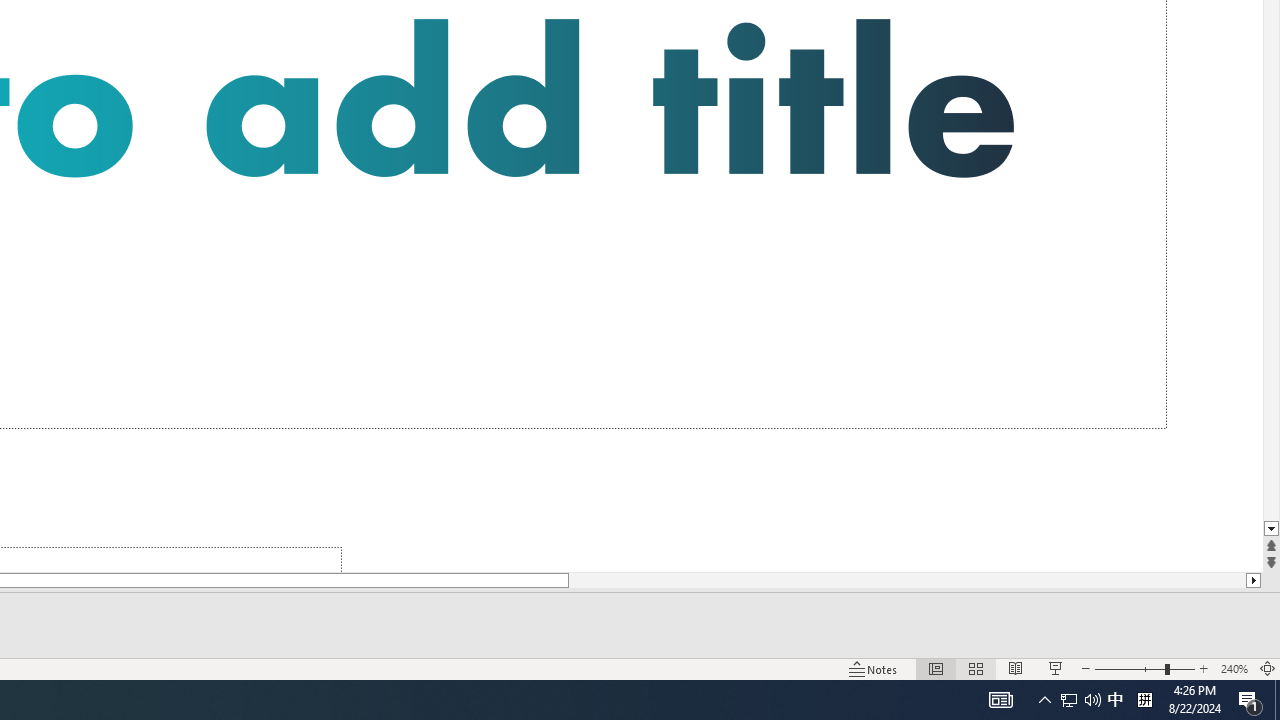 Image resolution: width=1280 pixels, height=720 pixels. I want to click on 'Slide Show', so click(1055, 669).